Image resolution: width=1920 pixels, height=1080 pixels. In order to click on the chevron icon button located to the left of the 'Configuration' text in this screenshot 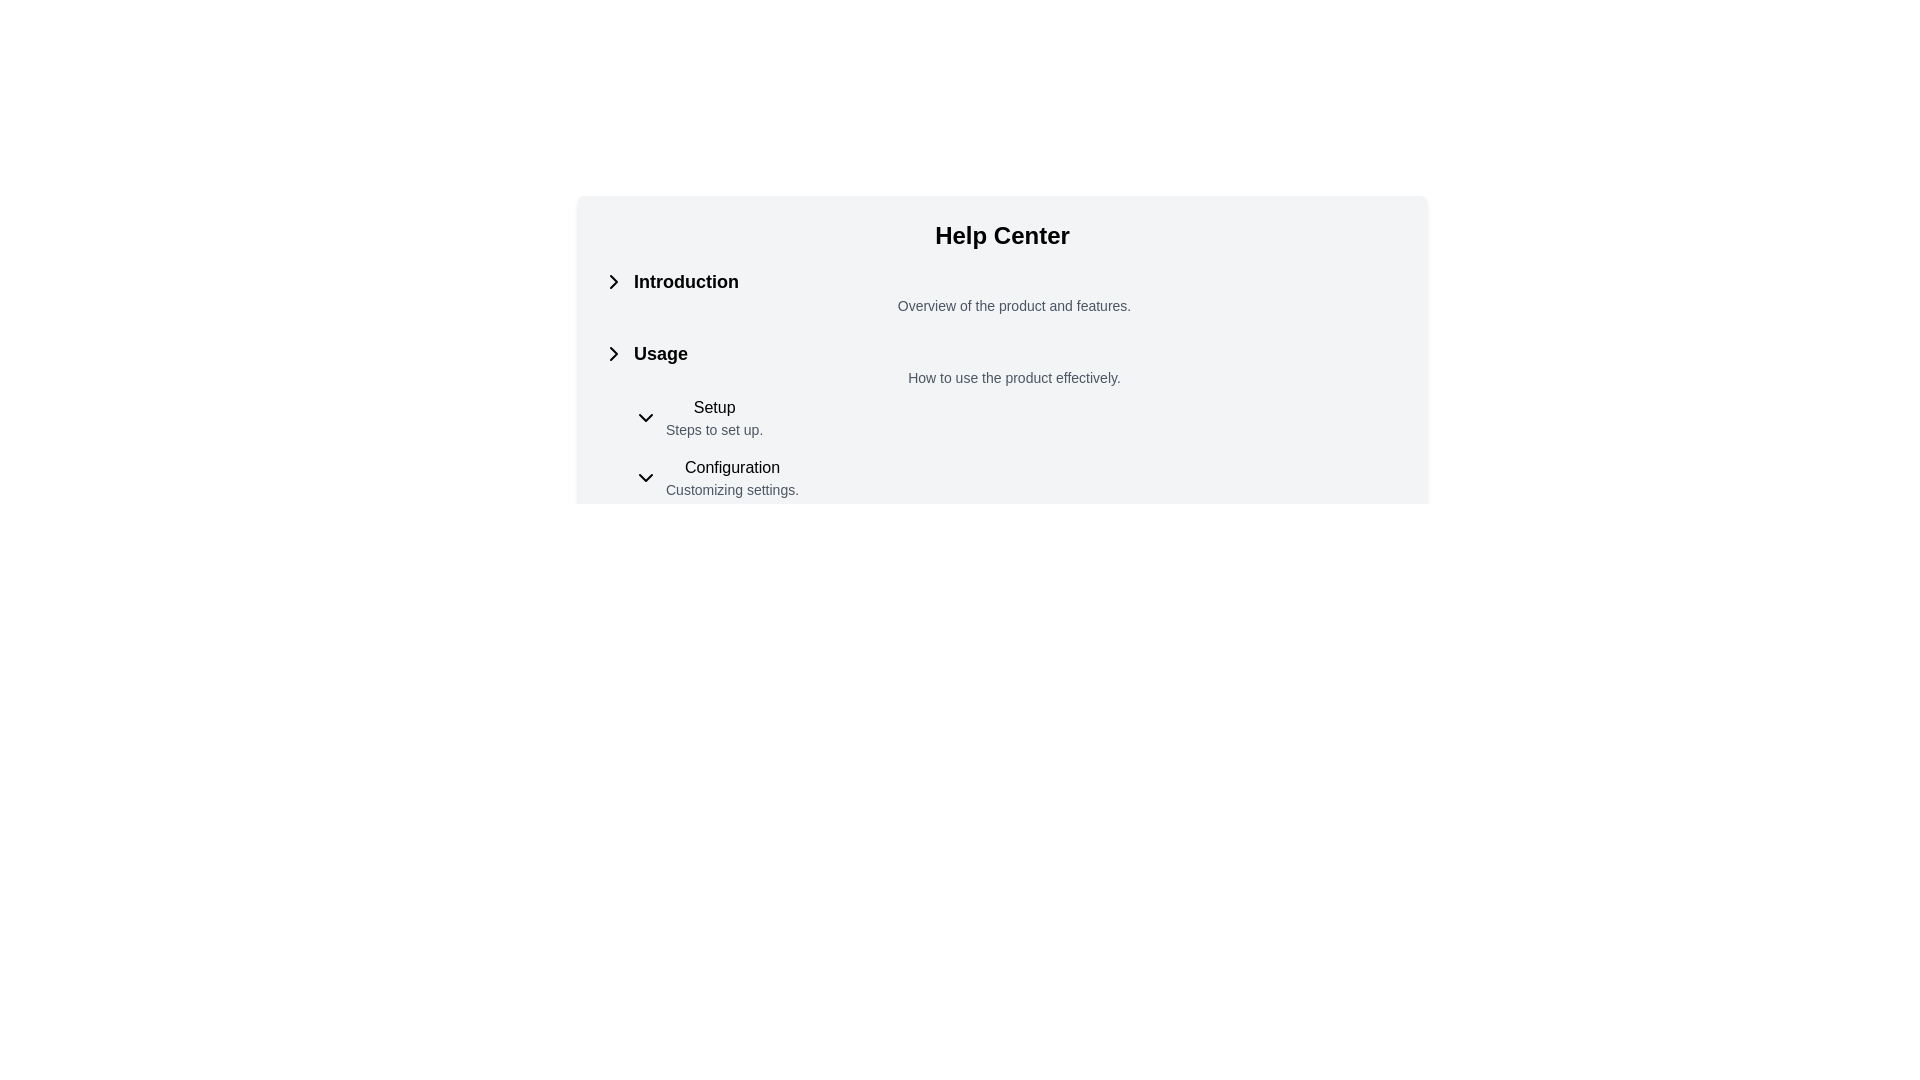, I will do `click(646, 478)`.